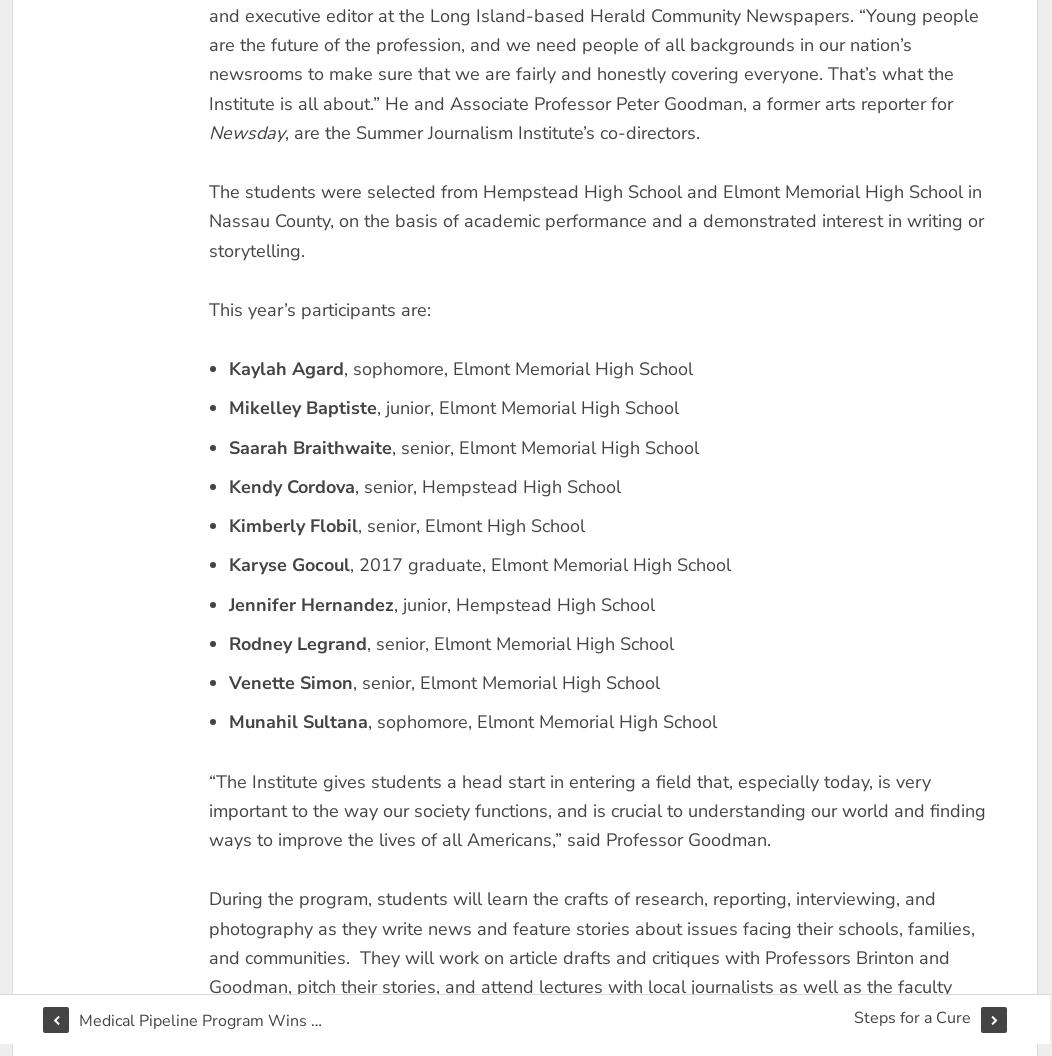 This screenshot has height=1056, width=1052. Describe the element at coordinates (297, 721) in the screenshot. I see `'Munahil Sultana'` at that location.